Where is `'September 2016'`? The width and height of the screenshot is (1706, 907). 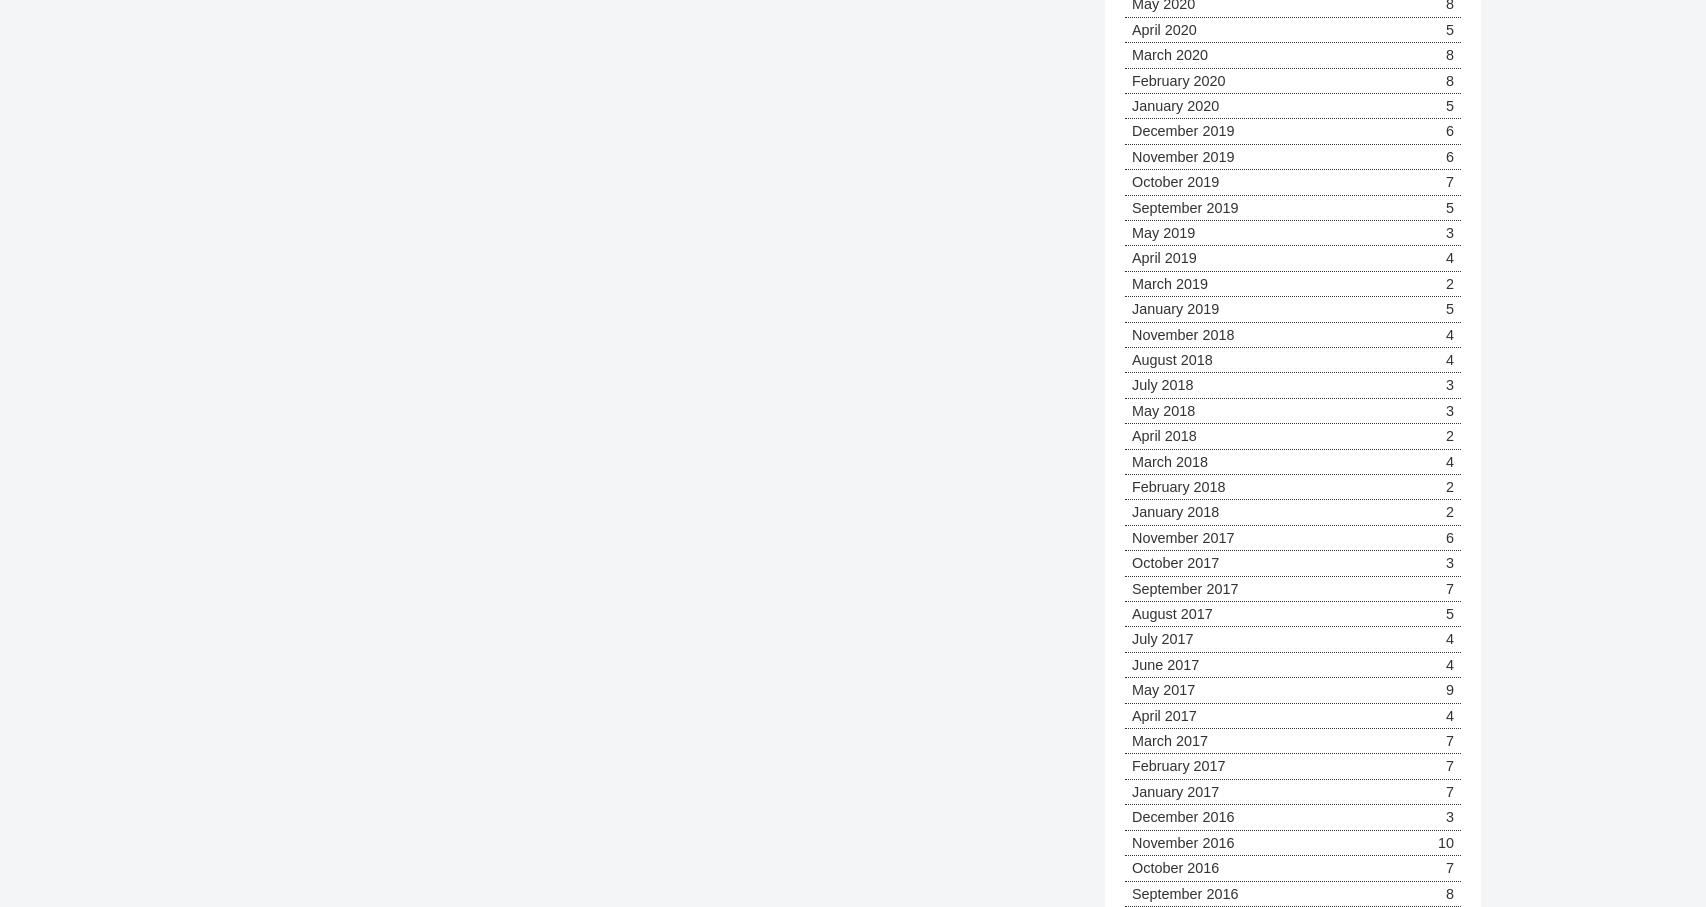
'September 2016' is located at coordinates (1184, 893).